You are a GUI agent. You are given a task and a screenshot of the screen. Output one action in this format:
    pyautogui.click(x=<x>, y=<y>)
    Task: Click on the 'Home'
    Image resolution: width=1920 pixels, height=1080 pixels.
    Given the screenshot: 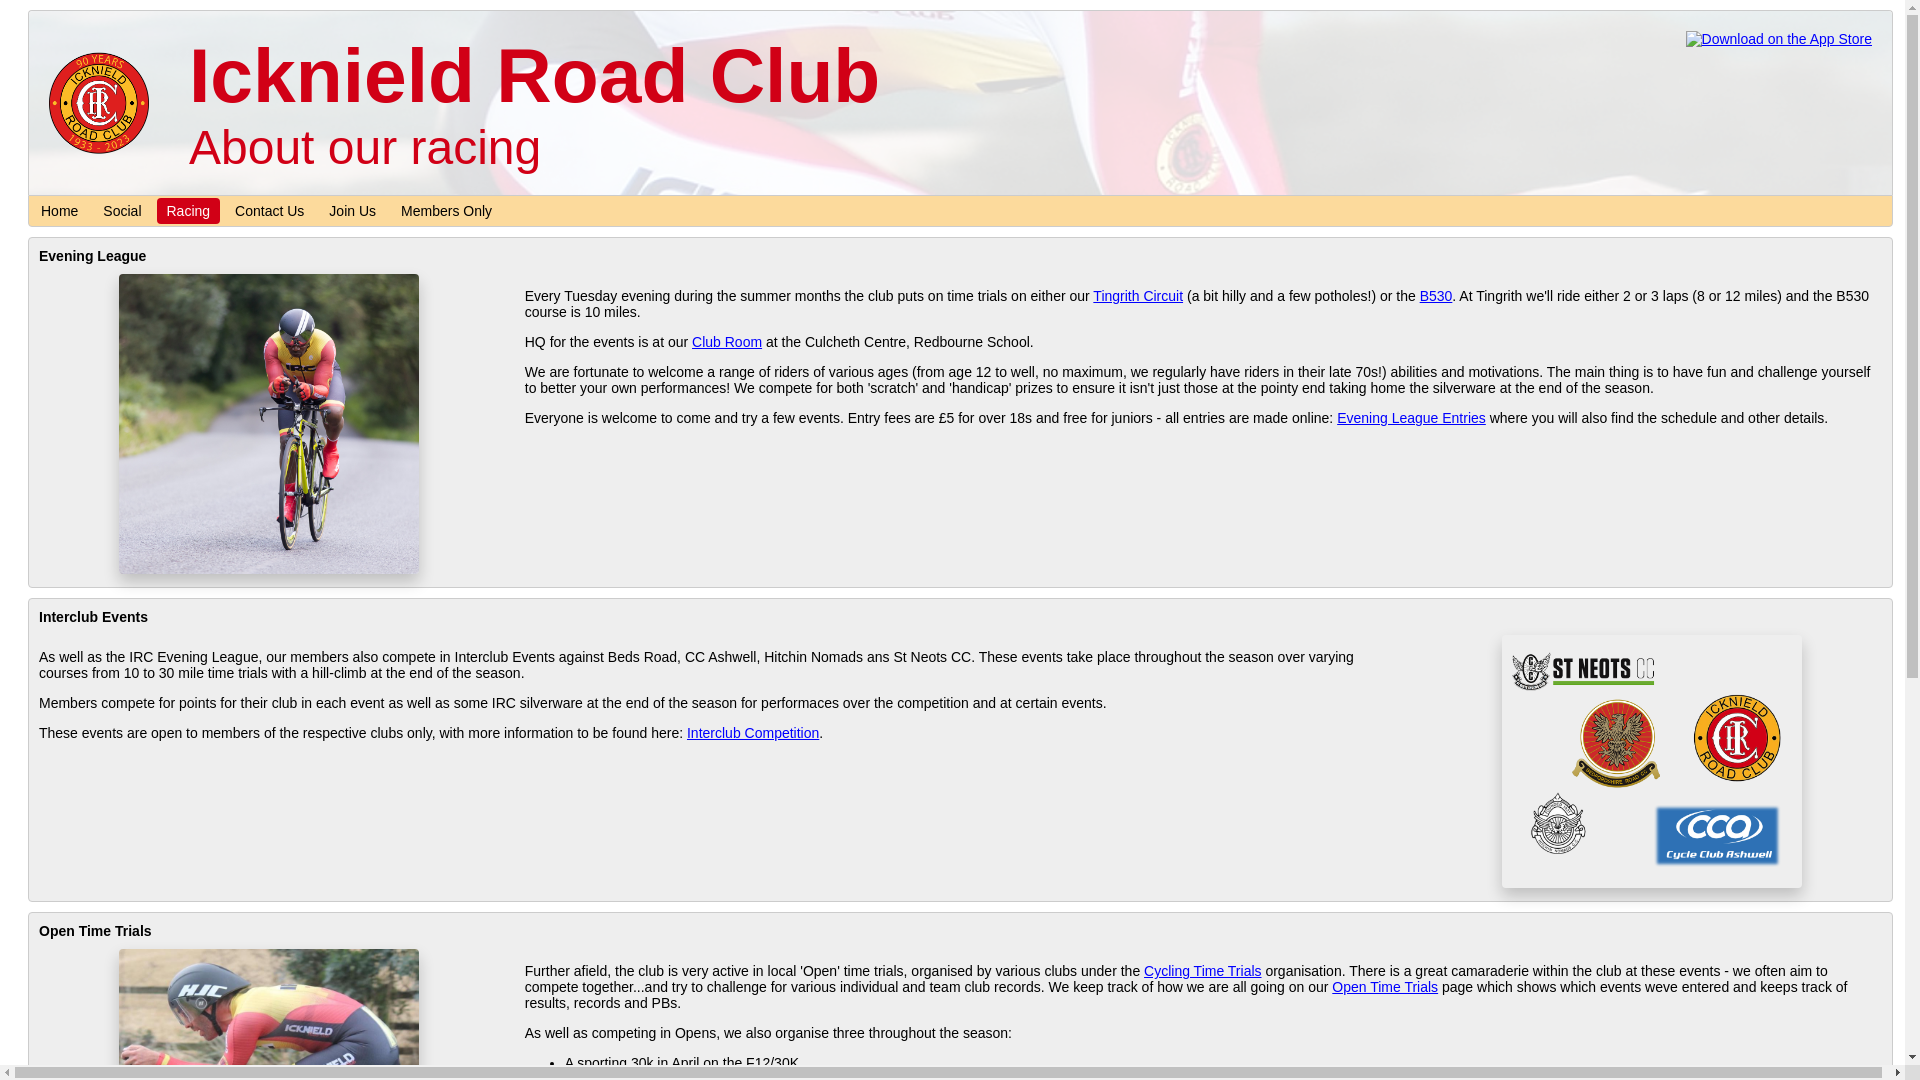 What is the action you would take?
    pyautogui.click(x=59, y=211)
    